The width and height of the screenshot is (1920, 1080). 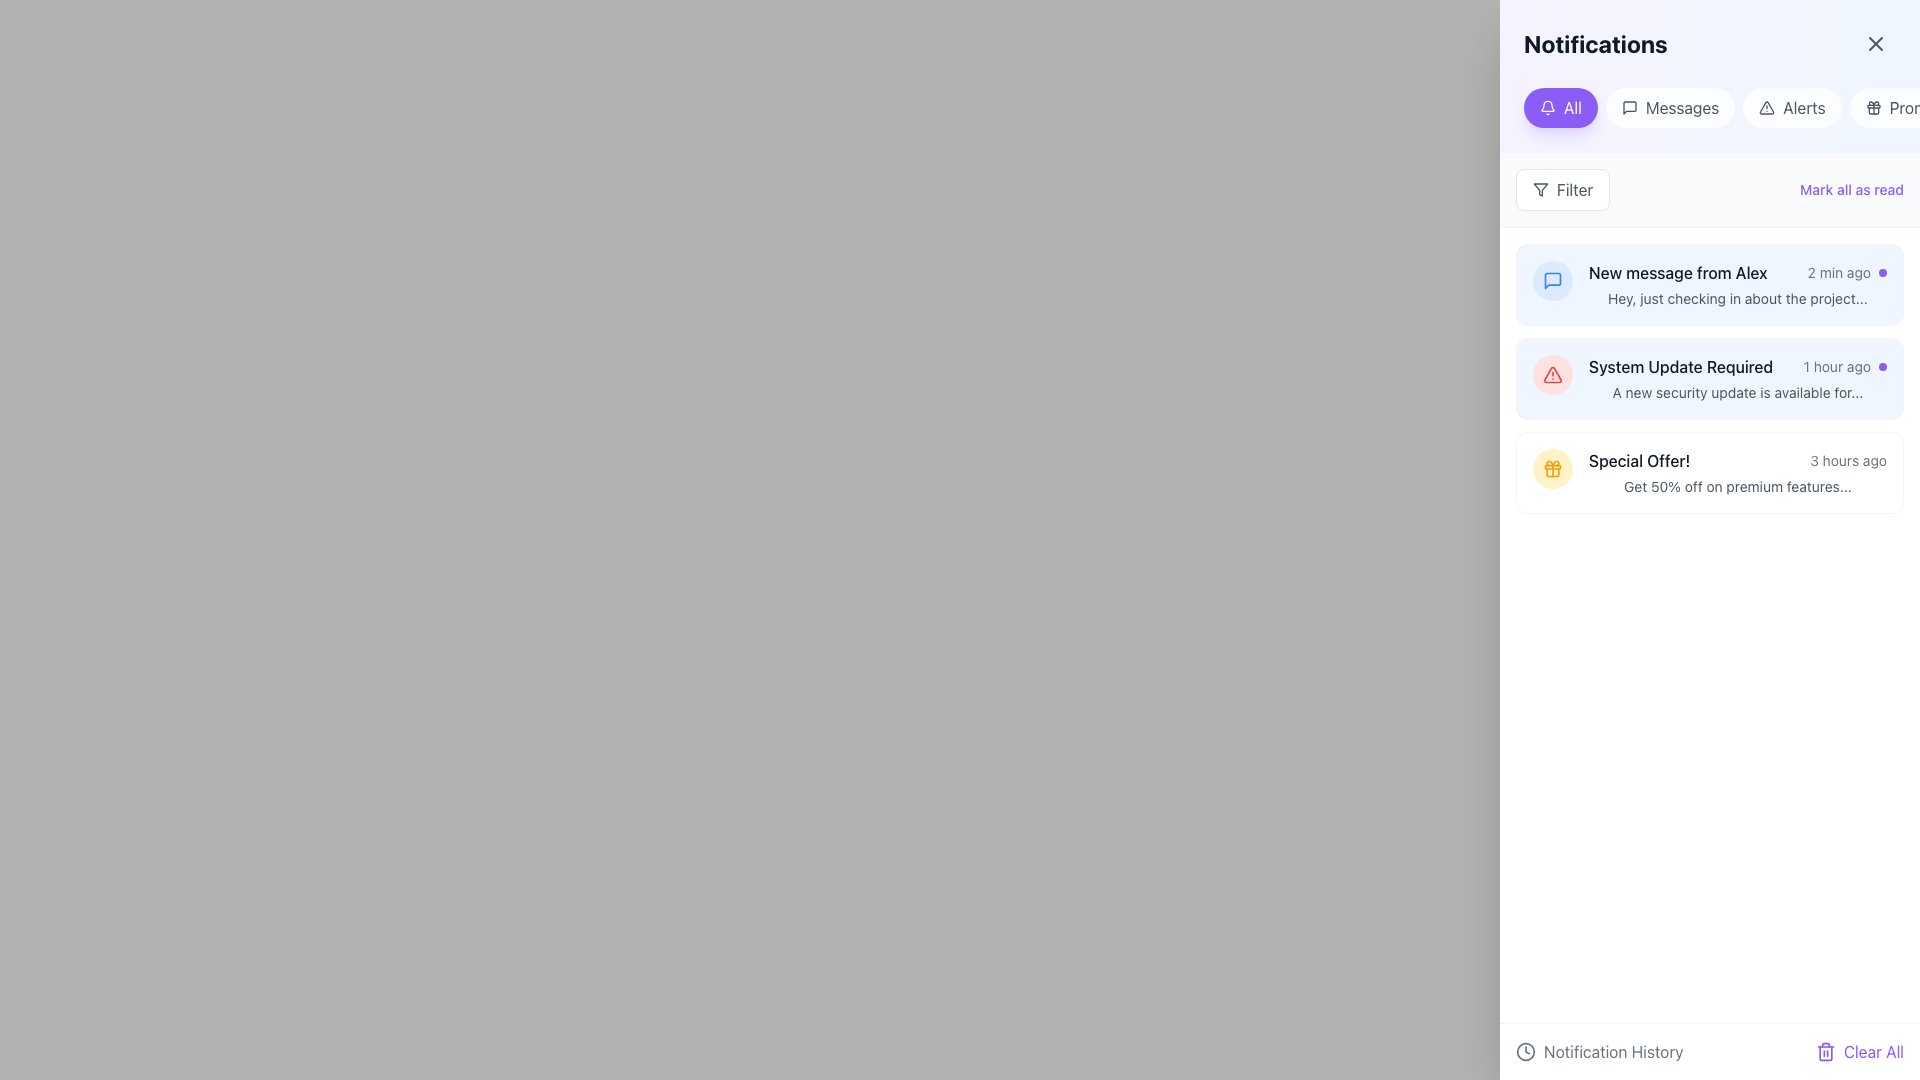 I want to click on the 'Filter' text label within the button that applies a filter to the notifications in the panel, so click(x=1574, y=189).